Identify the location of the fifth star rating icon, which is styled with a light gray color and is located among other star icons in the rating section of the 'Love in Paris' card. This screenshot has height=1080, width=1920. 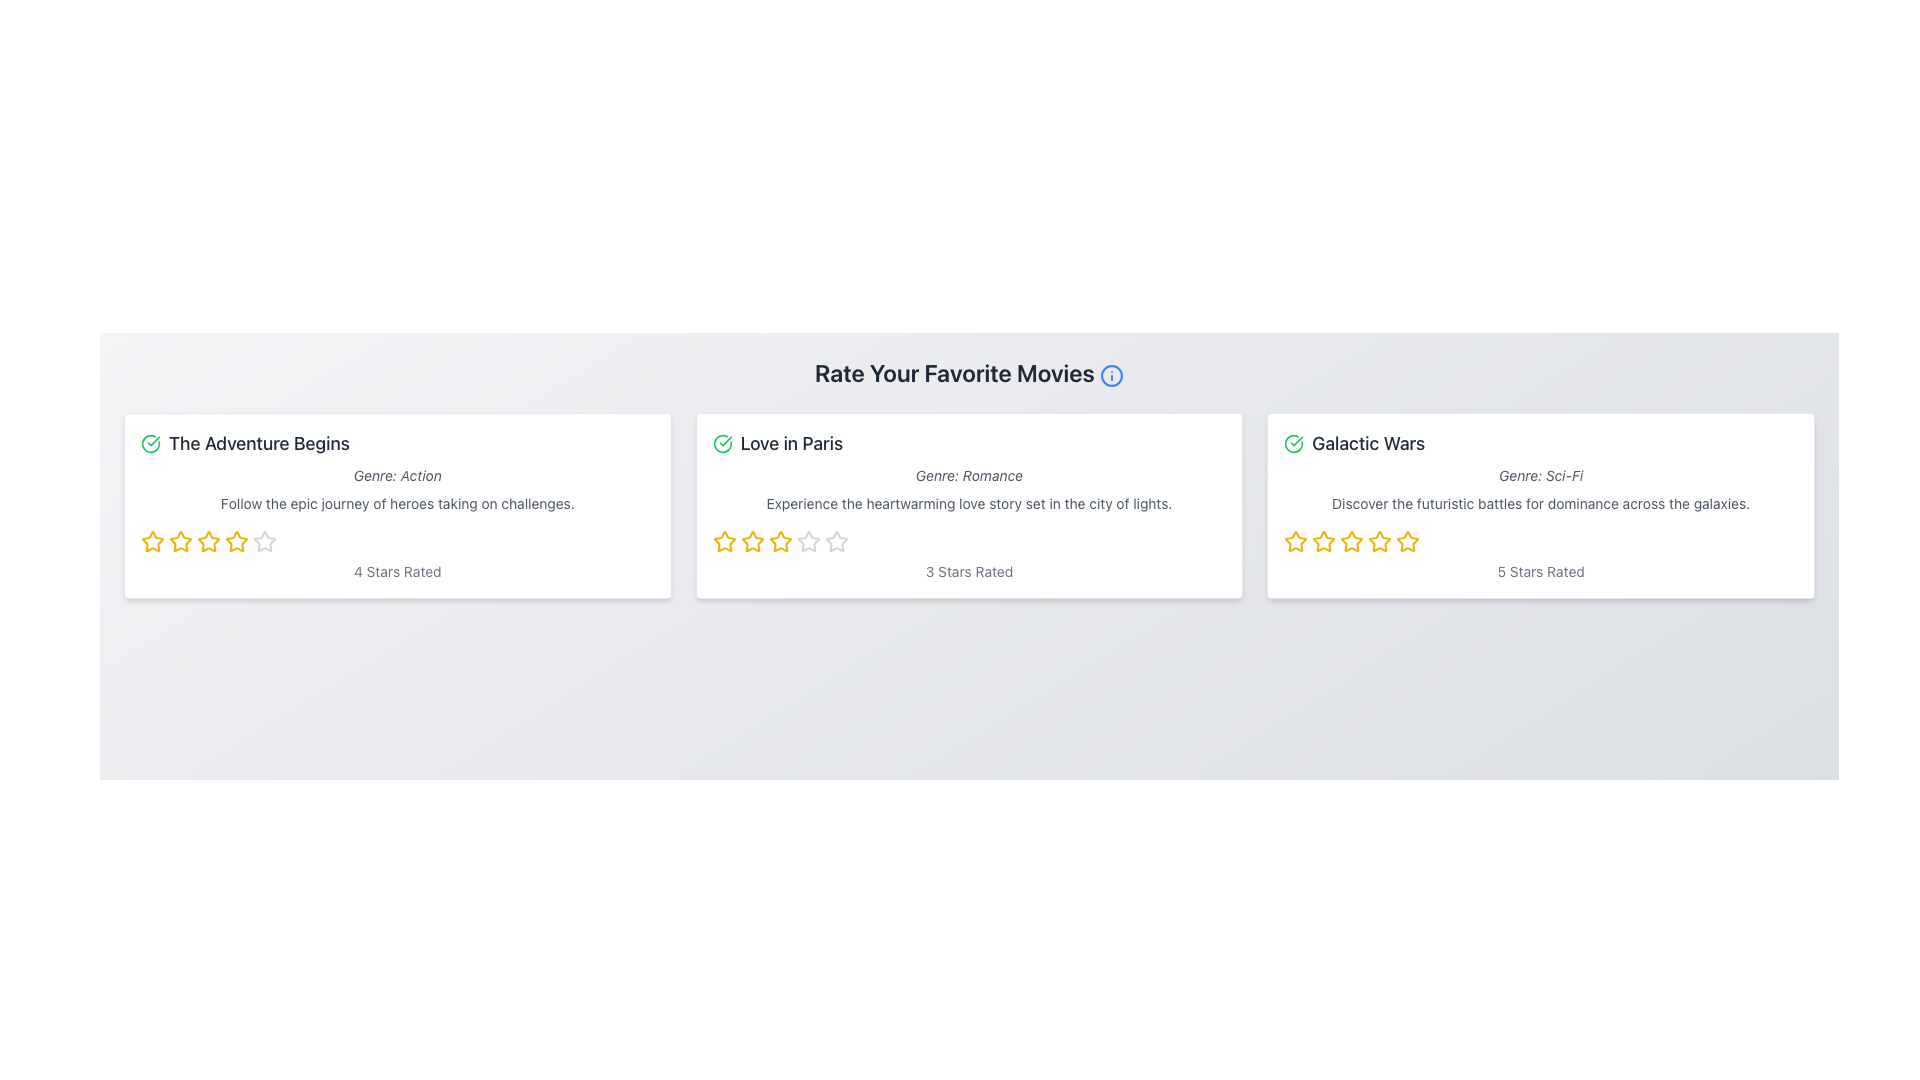
(836, 542).